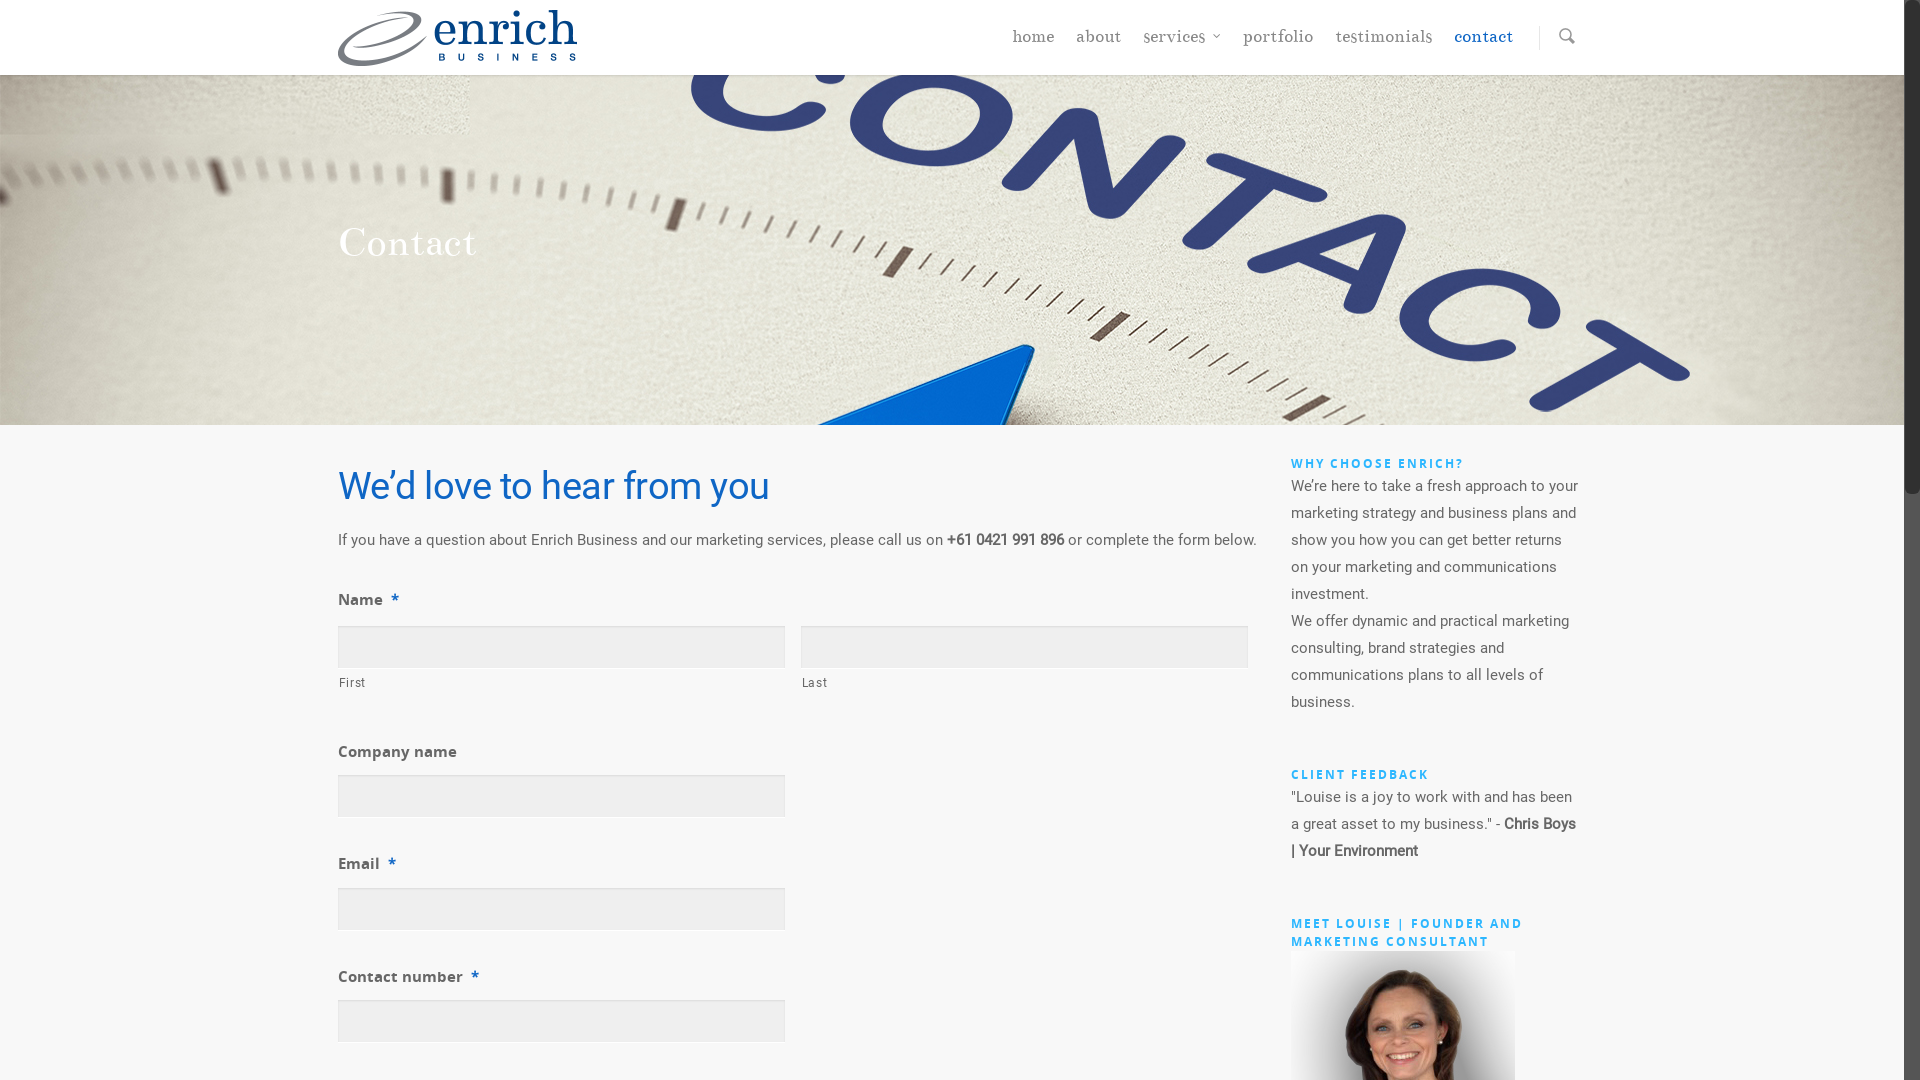  What do you see at coordinates (1180, 42) in the screenshot?
I see `'services'` at bounding box center [1180, 42].